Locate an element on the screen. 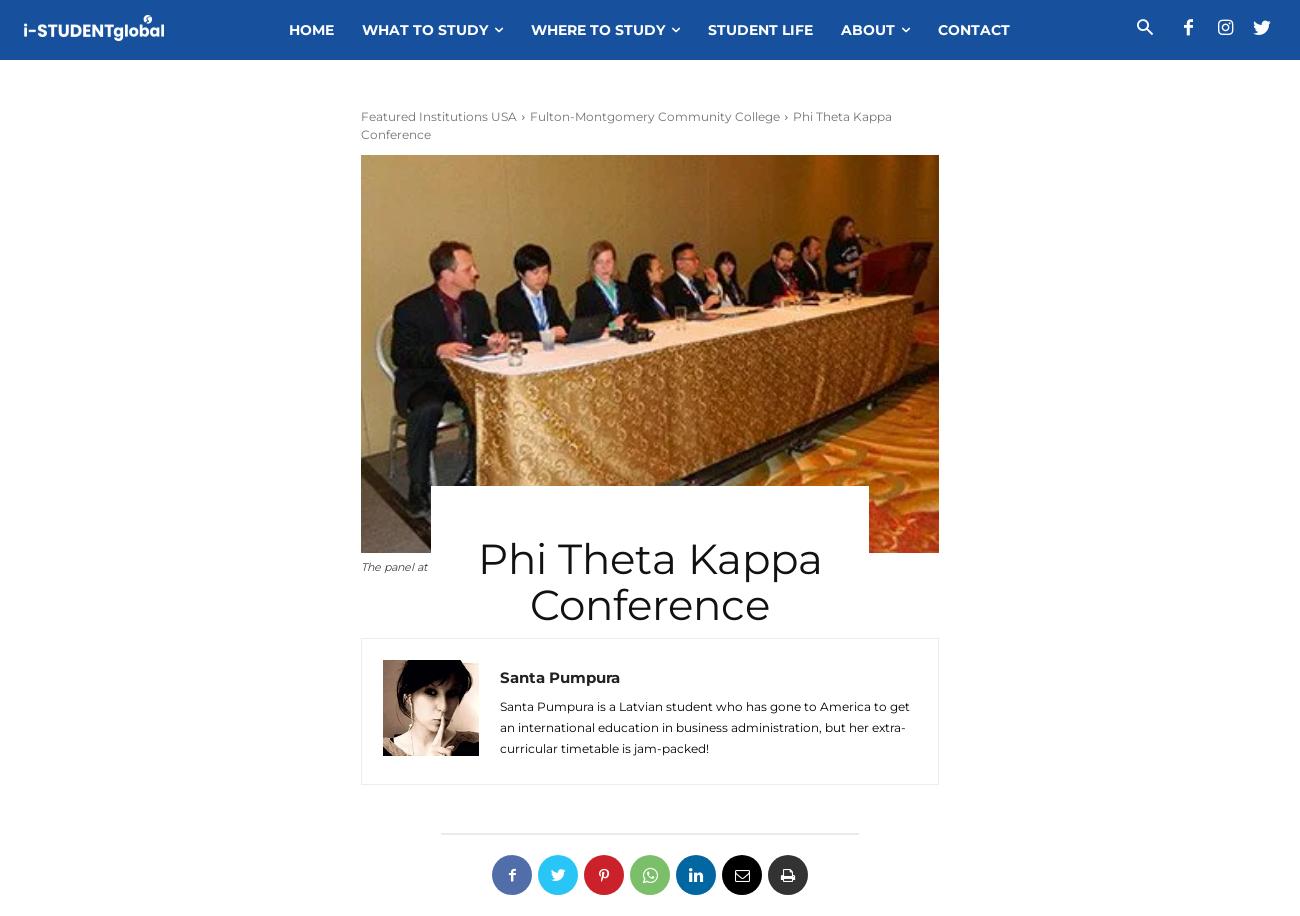  'STUDENT LIFE' is located at coordinates (759, 30).